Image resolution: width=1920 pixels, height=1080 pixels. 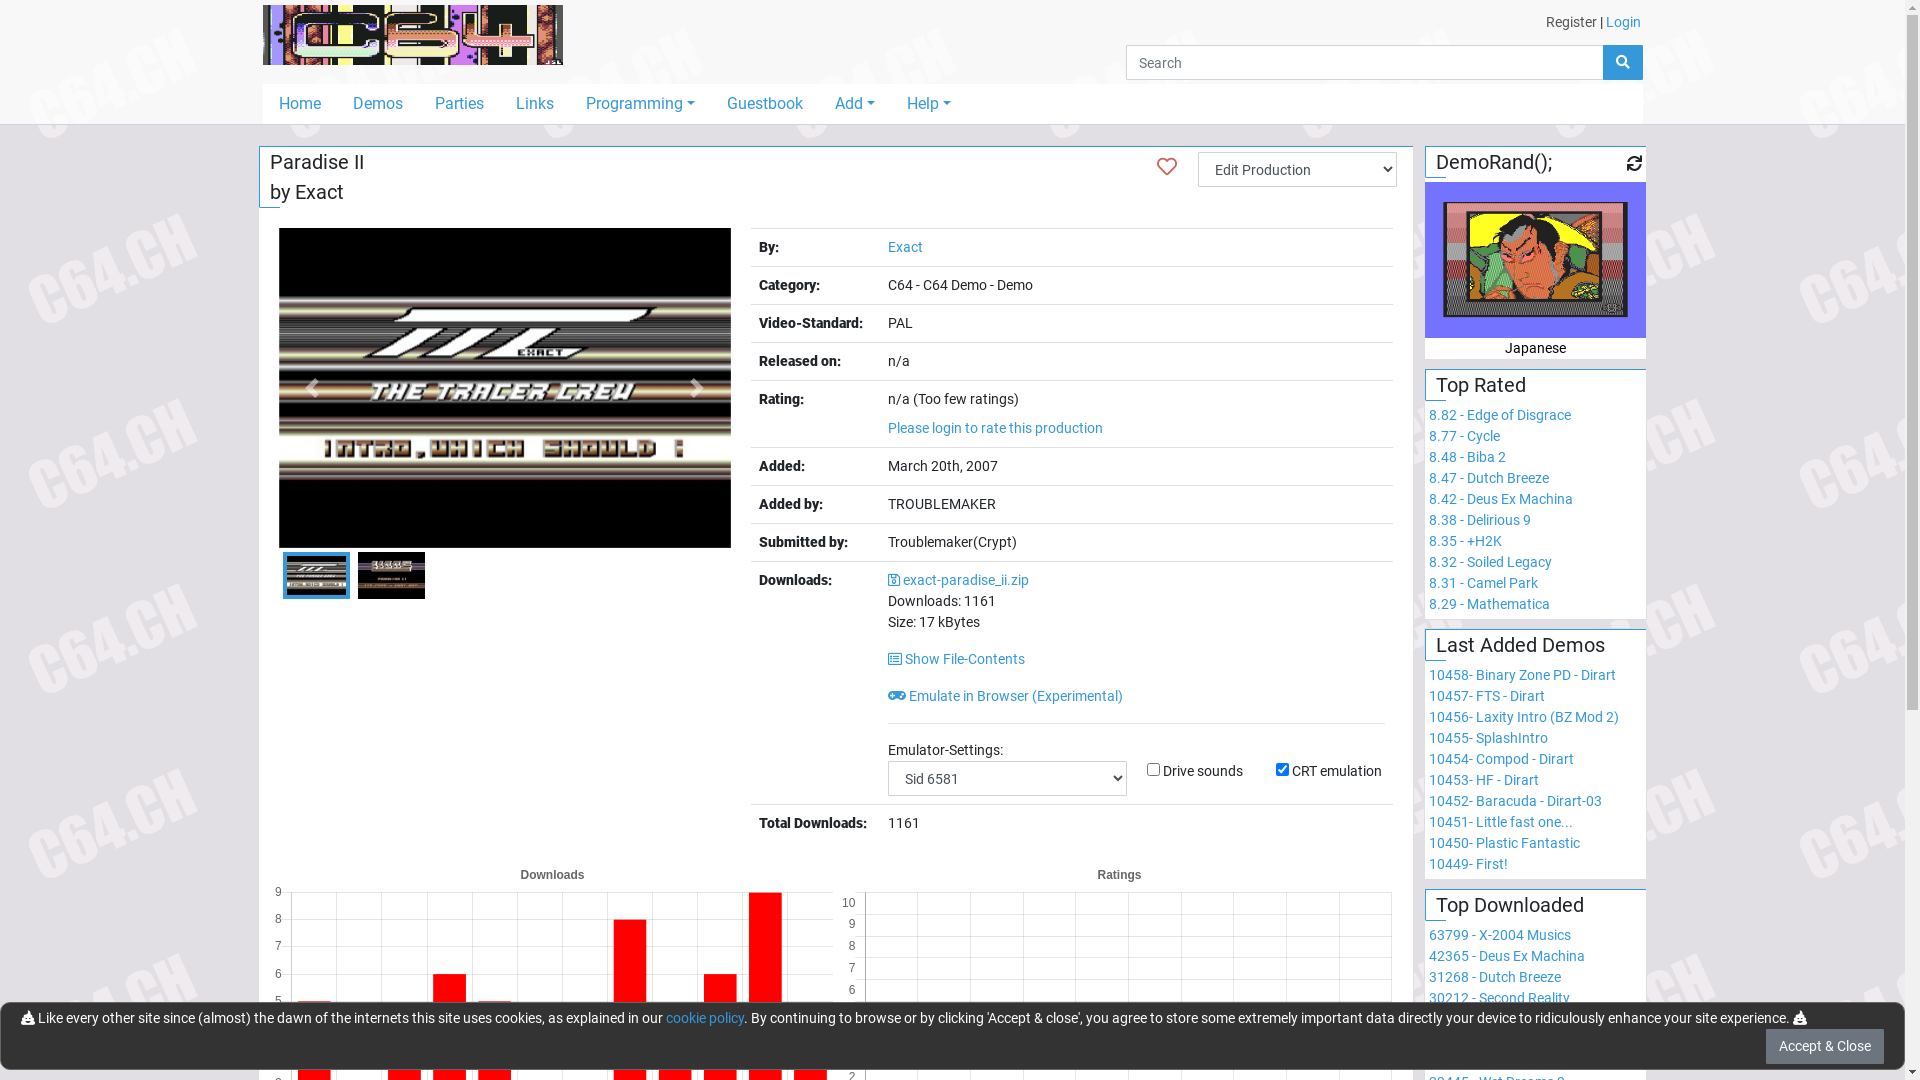 I want to click on 'Add', so click(x=854, y=104).